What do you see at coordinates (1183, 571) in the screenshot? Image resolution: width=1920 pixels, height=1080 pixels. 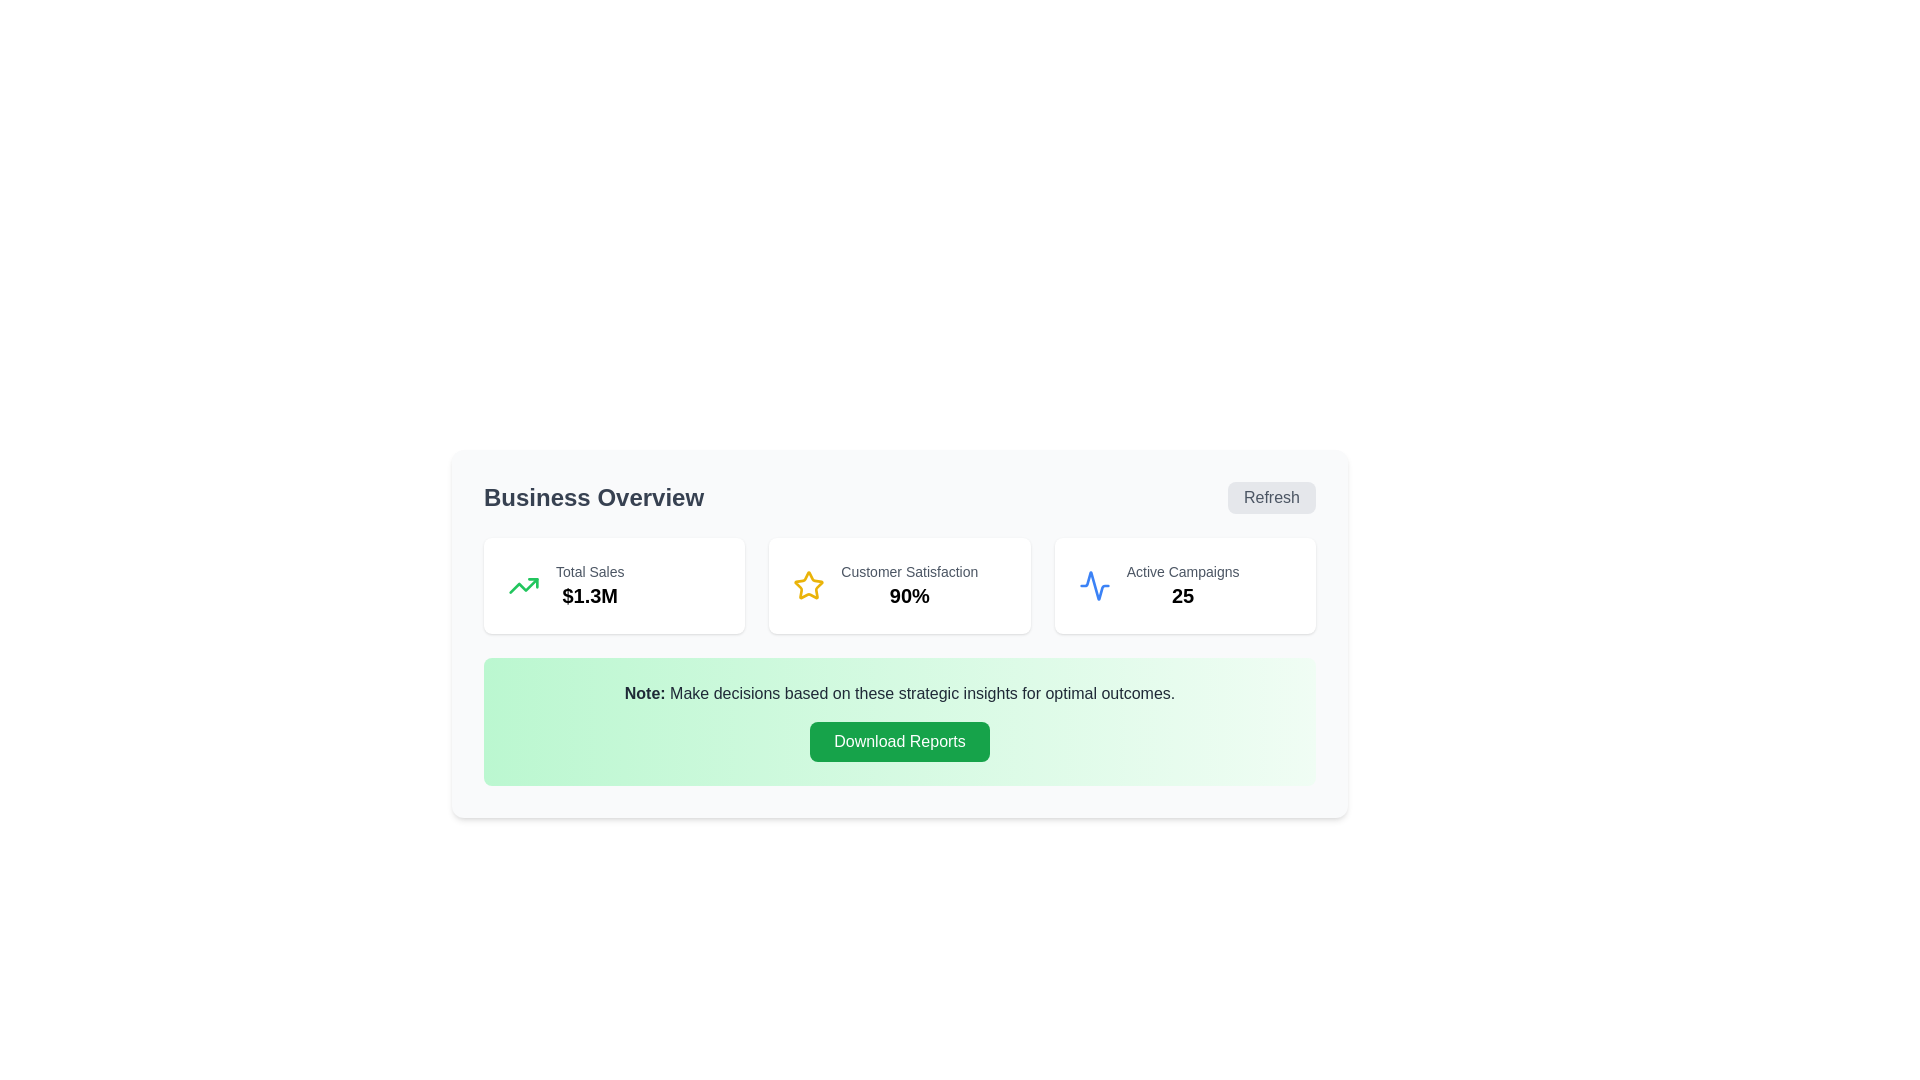 I see `the static text label in the Business Overview section that describes the metric displayed below it, which is positioned above the numeric value '25'` at bounding box center [1183, 571].